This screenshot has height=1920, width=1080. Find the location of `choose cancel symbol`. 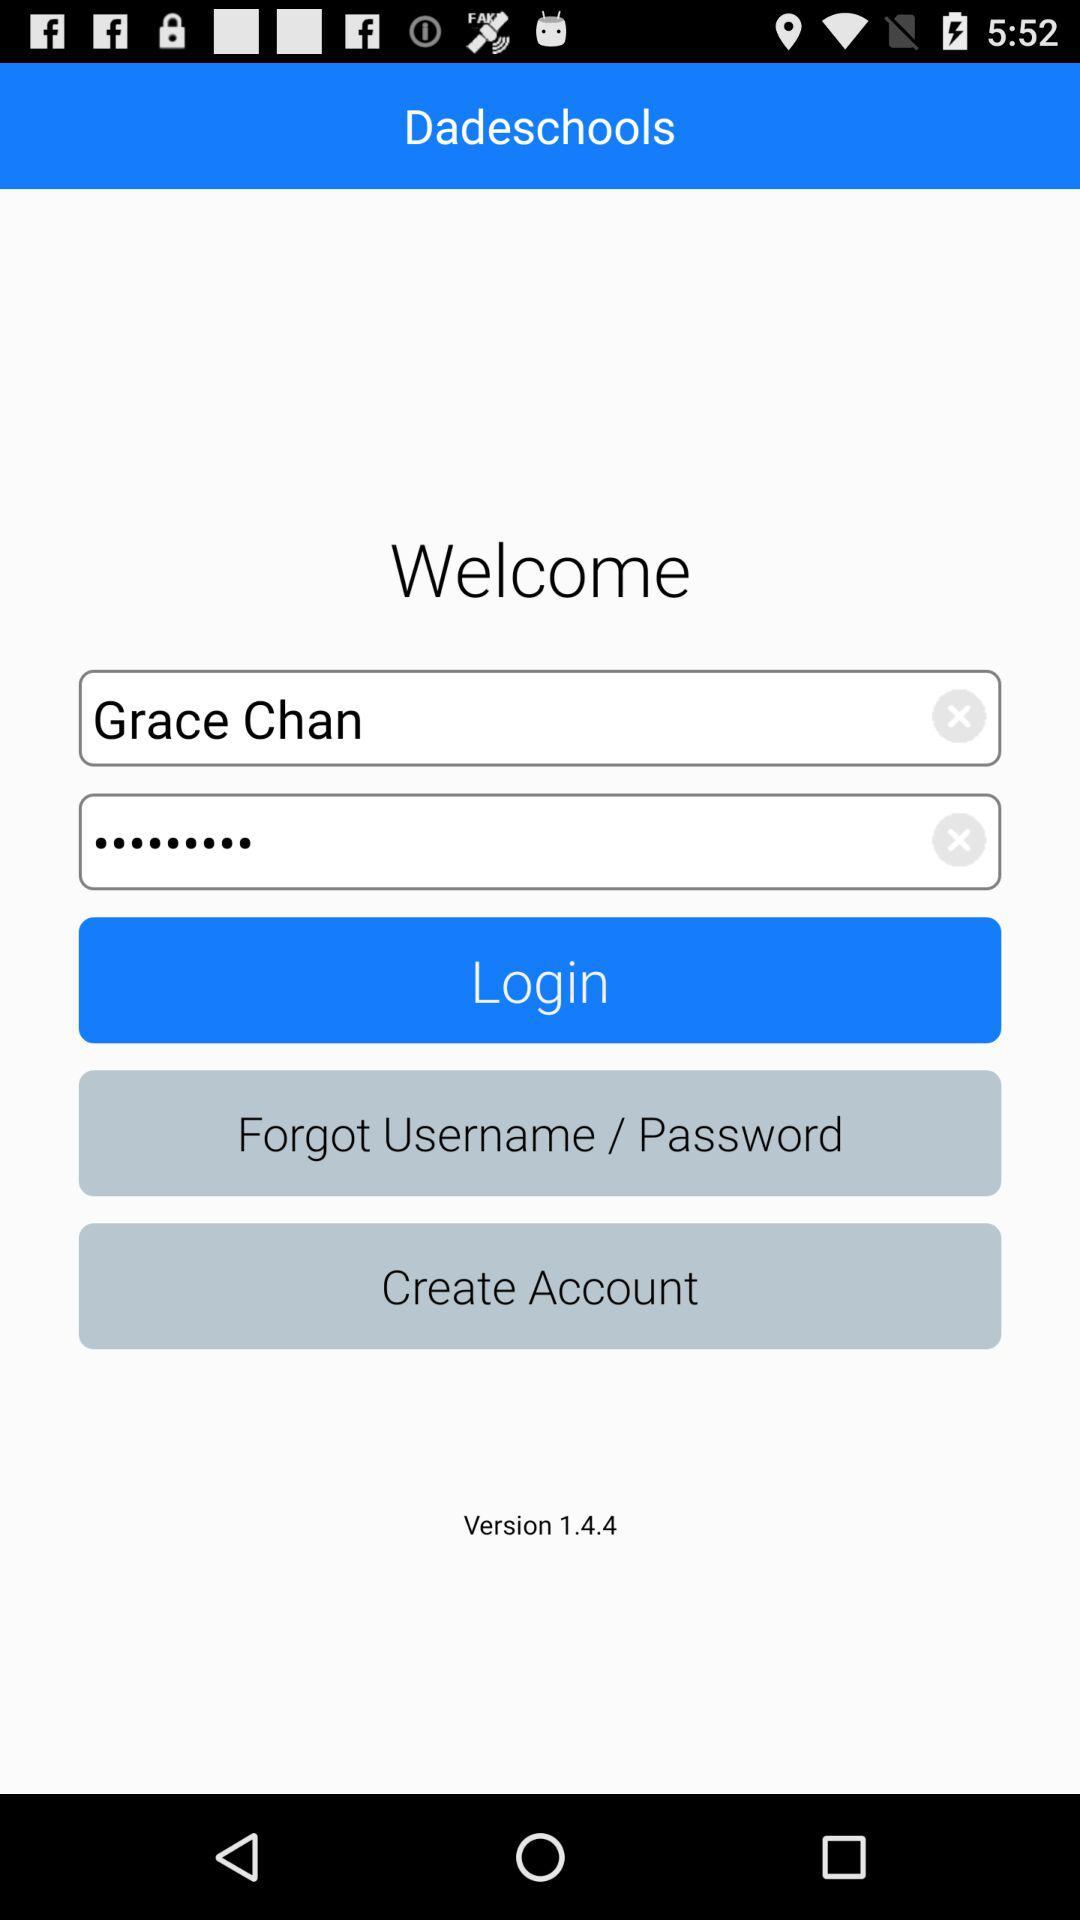

choose cancel symbol is located at coordinates (947, 711).